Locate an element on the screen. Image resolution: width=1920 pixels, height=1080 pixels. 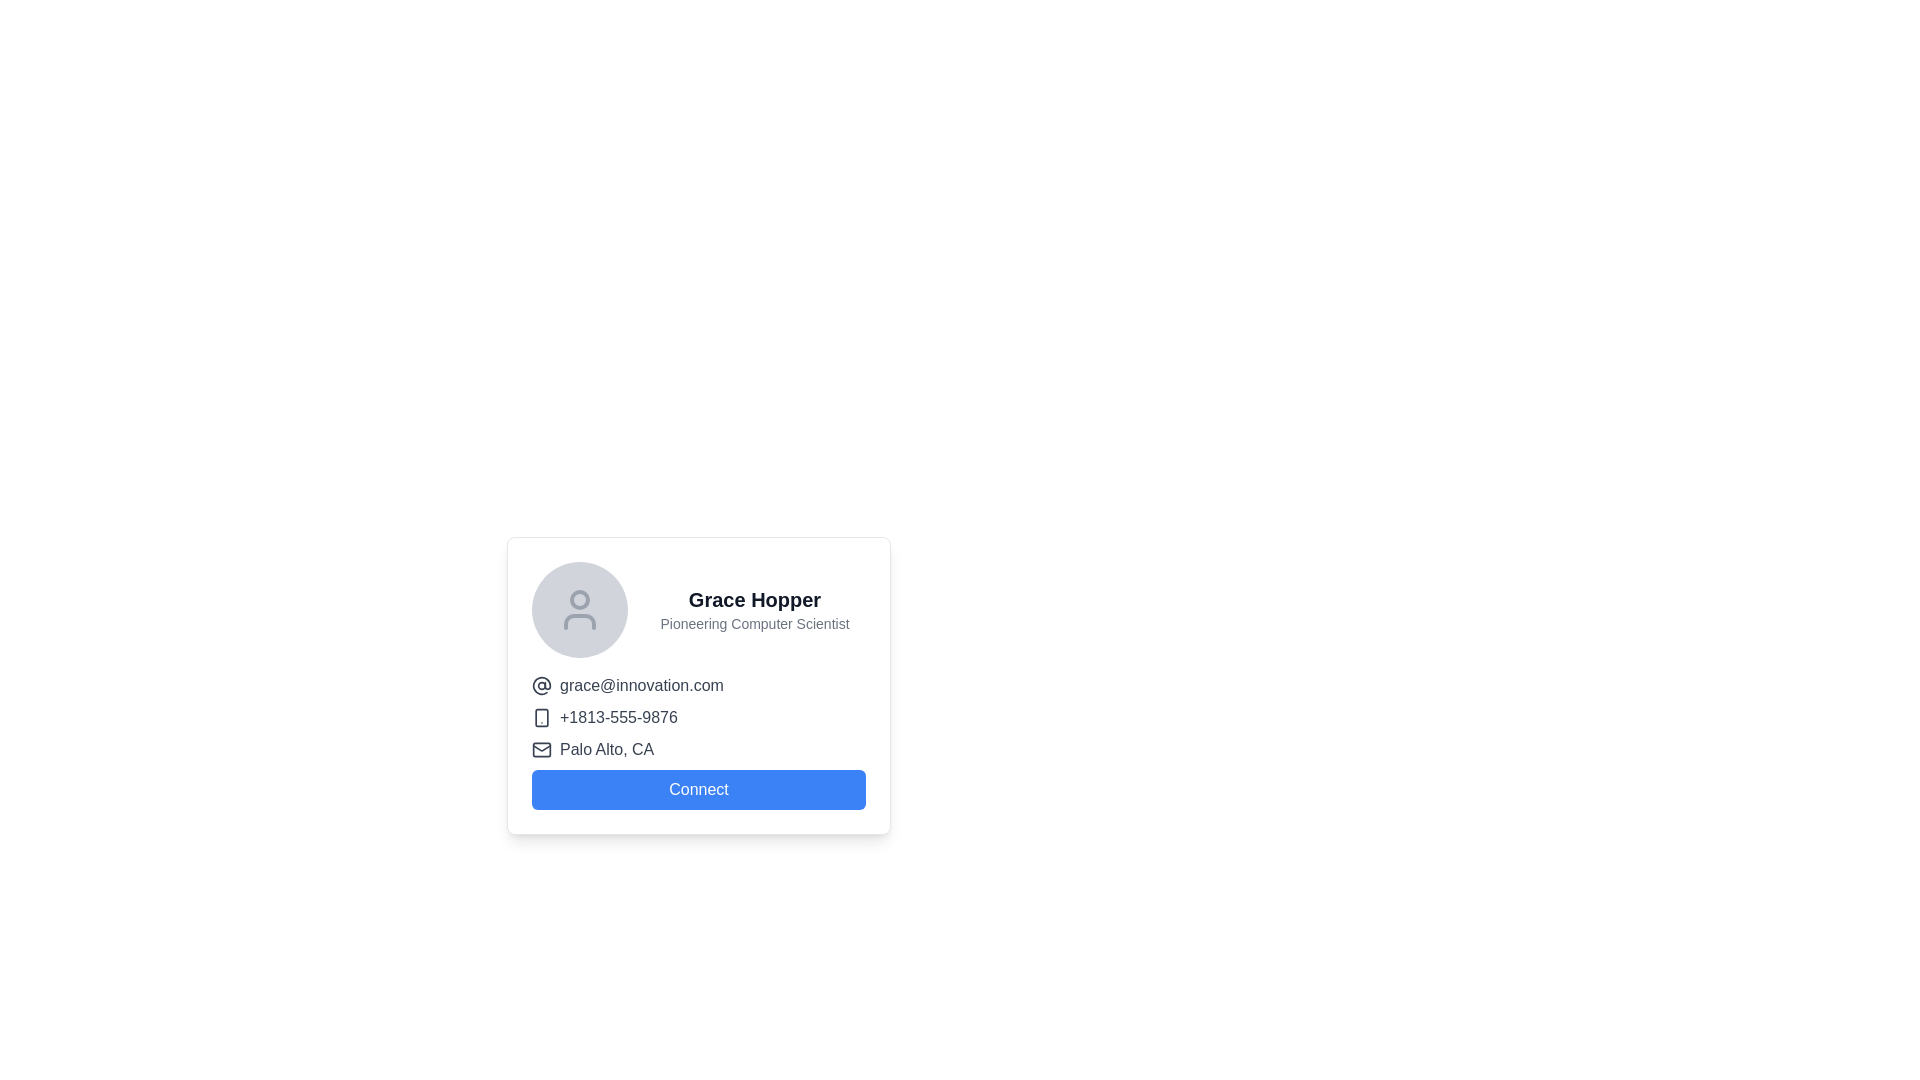
the location indicator icon located to the left of the text 'Palo Alto, CA' is located at coordinates (542, 749).